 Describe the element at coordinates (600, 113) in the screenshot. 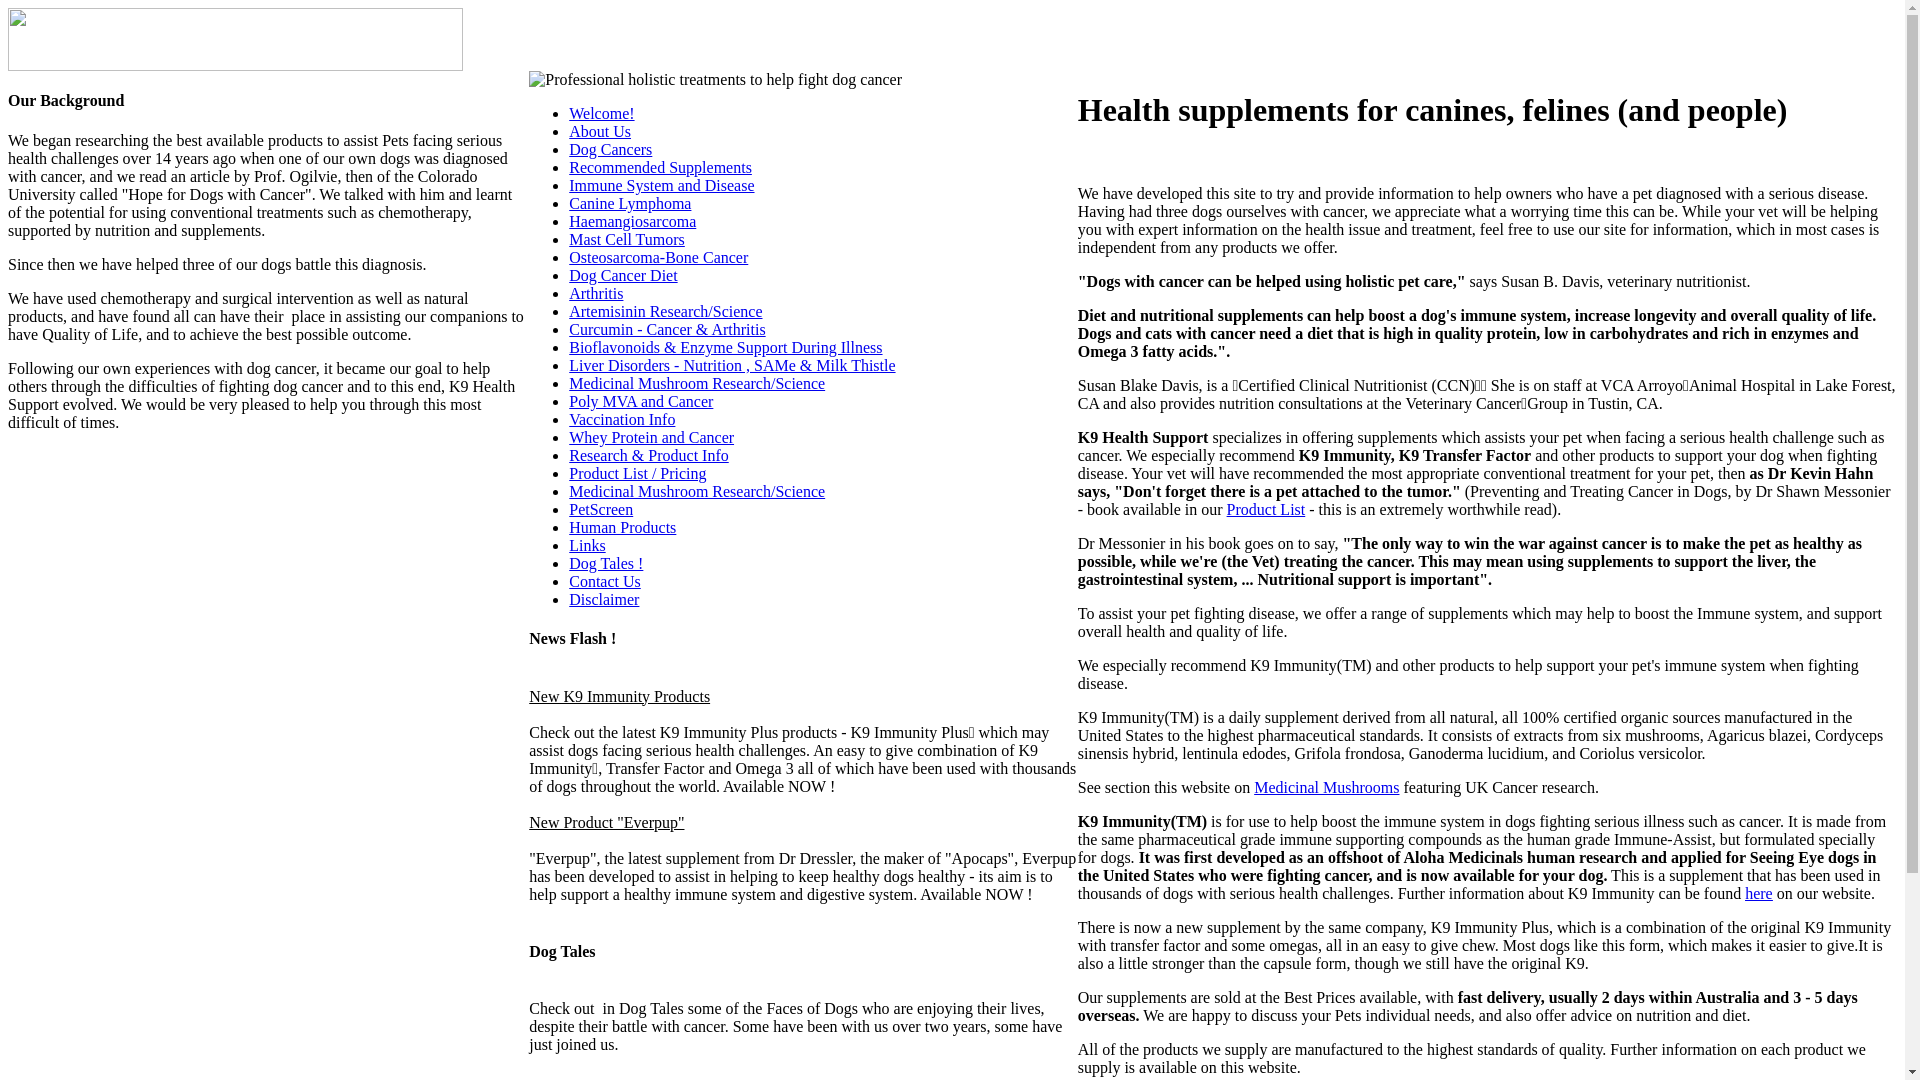

I see `'Welcome!'` at that location.